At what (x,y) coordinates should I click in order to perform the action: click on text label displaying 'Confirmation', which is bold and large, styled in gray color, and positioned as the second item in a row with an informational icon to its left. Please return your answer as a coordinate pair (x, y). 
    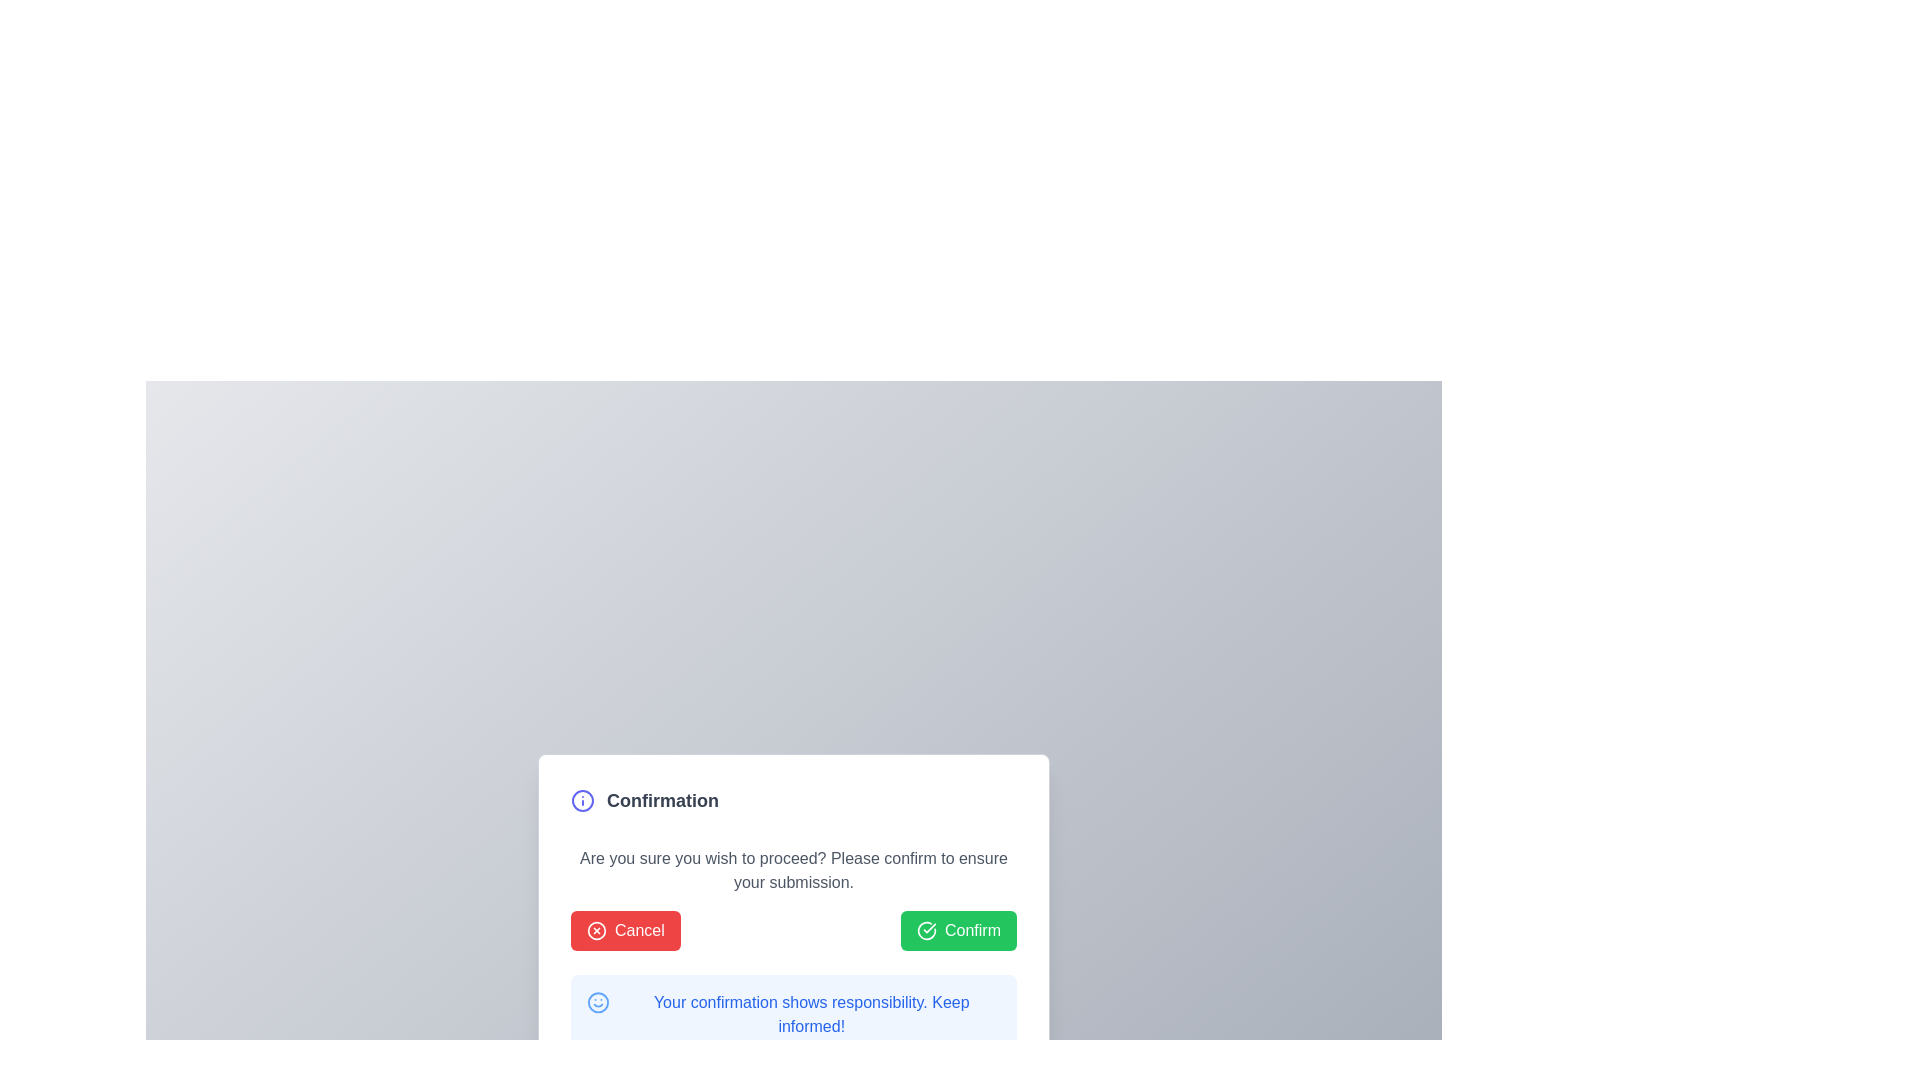
    Looking at the image, I should click on (662, 800).